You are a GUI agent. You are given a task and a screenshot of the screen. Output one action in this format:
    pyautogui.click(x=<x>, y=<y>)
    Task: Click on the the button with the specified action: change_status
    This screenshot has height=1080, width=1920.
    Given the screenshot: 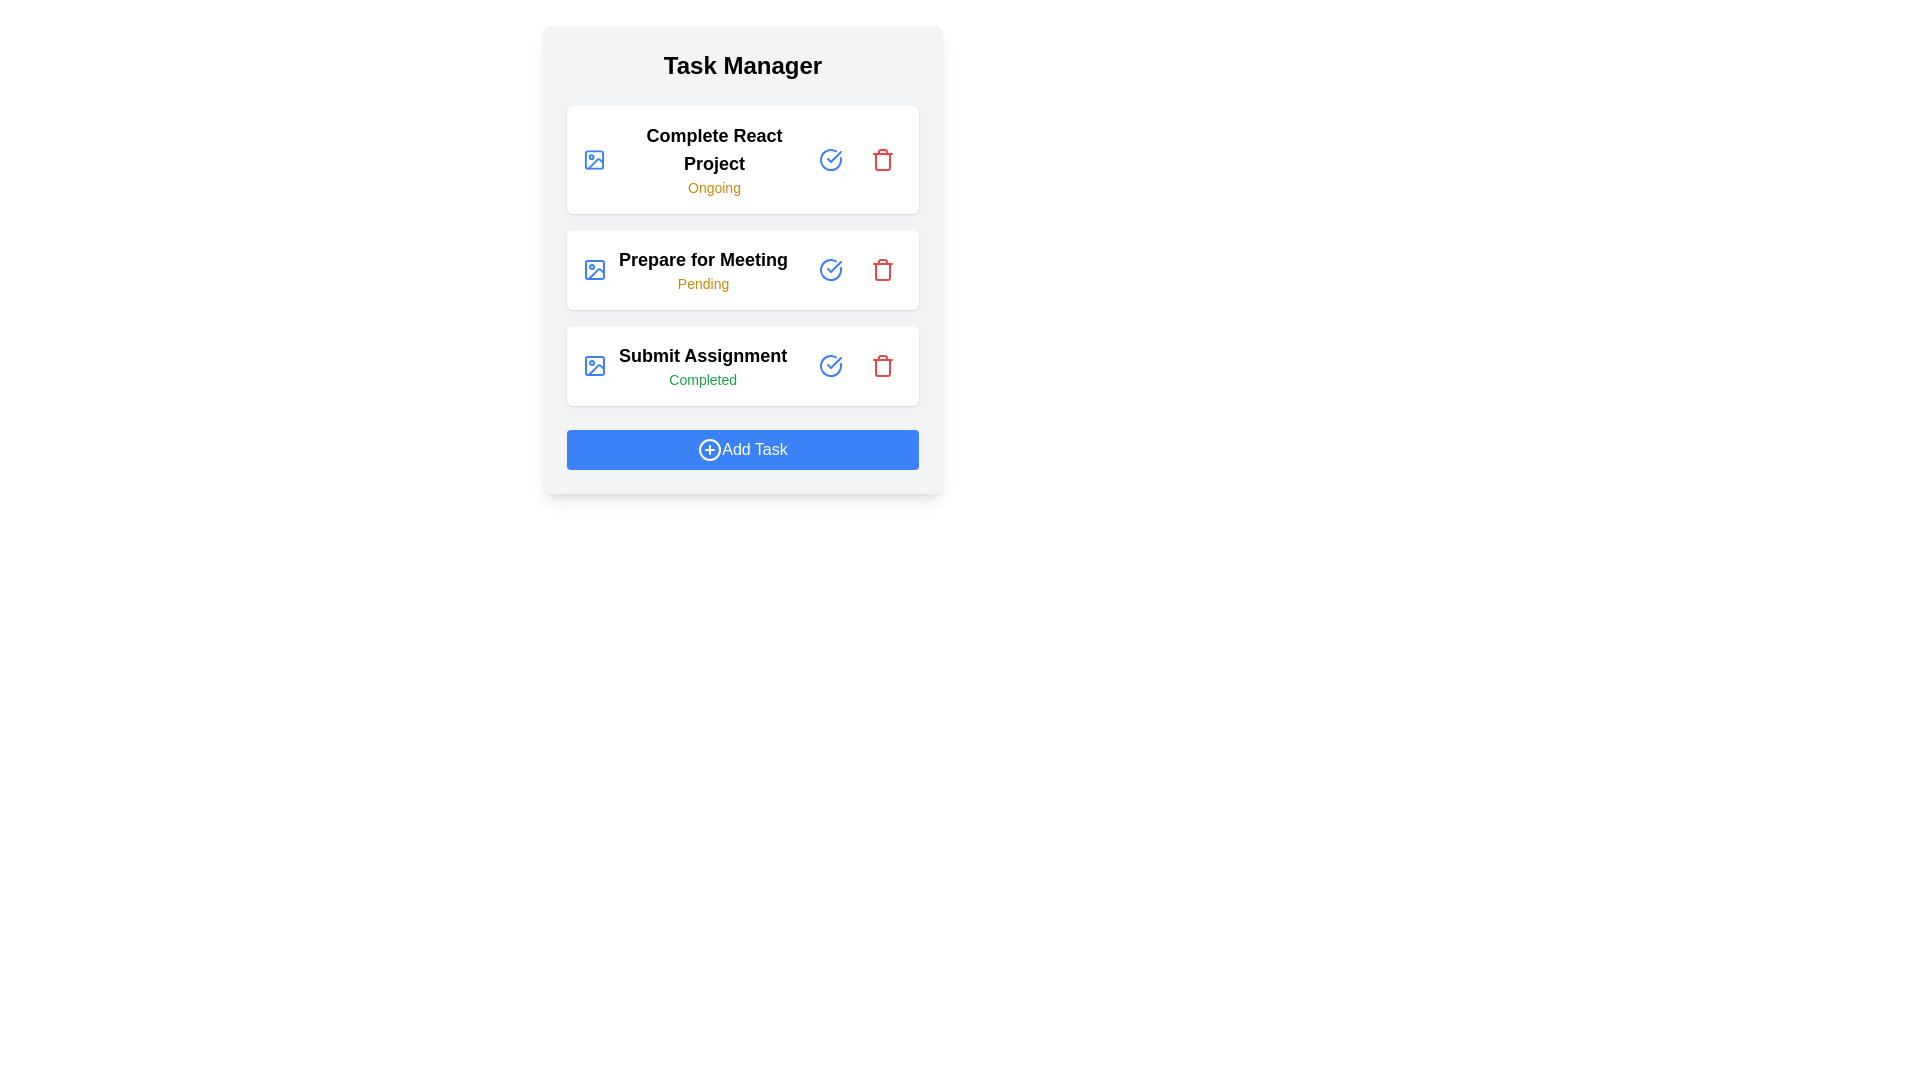 What is the action you would take?
    pyautogui.click(x=830, y=158)
    